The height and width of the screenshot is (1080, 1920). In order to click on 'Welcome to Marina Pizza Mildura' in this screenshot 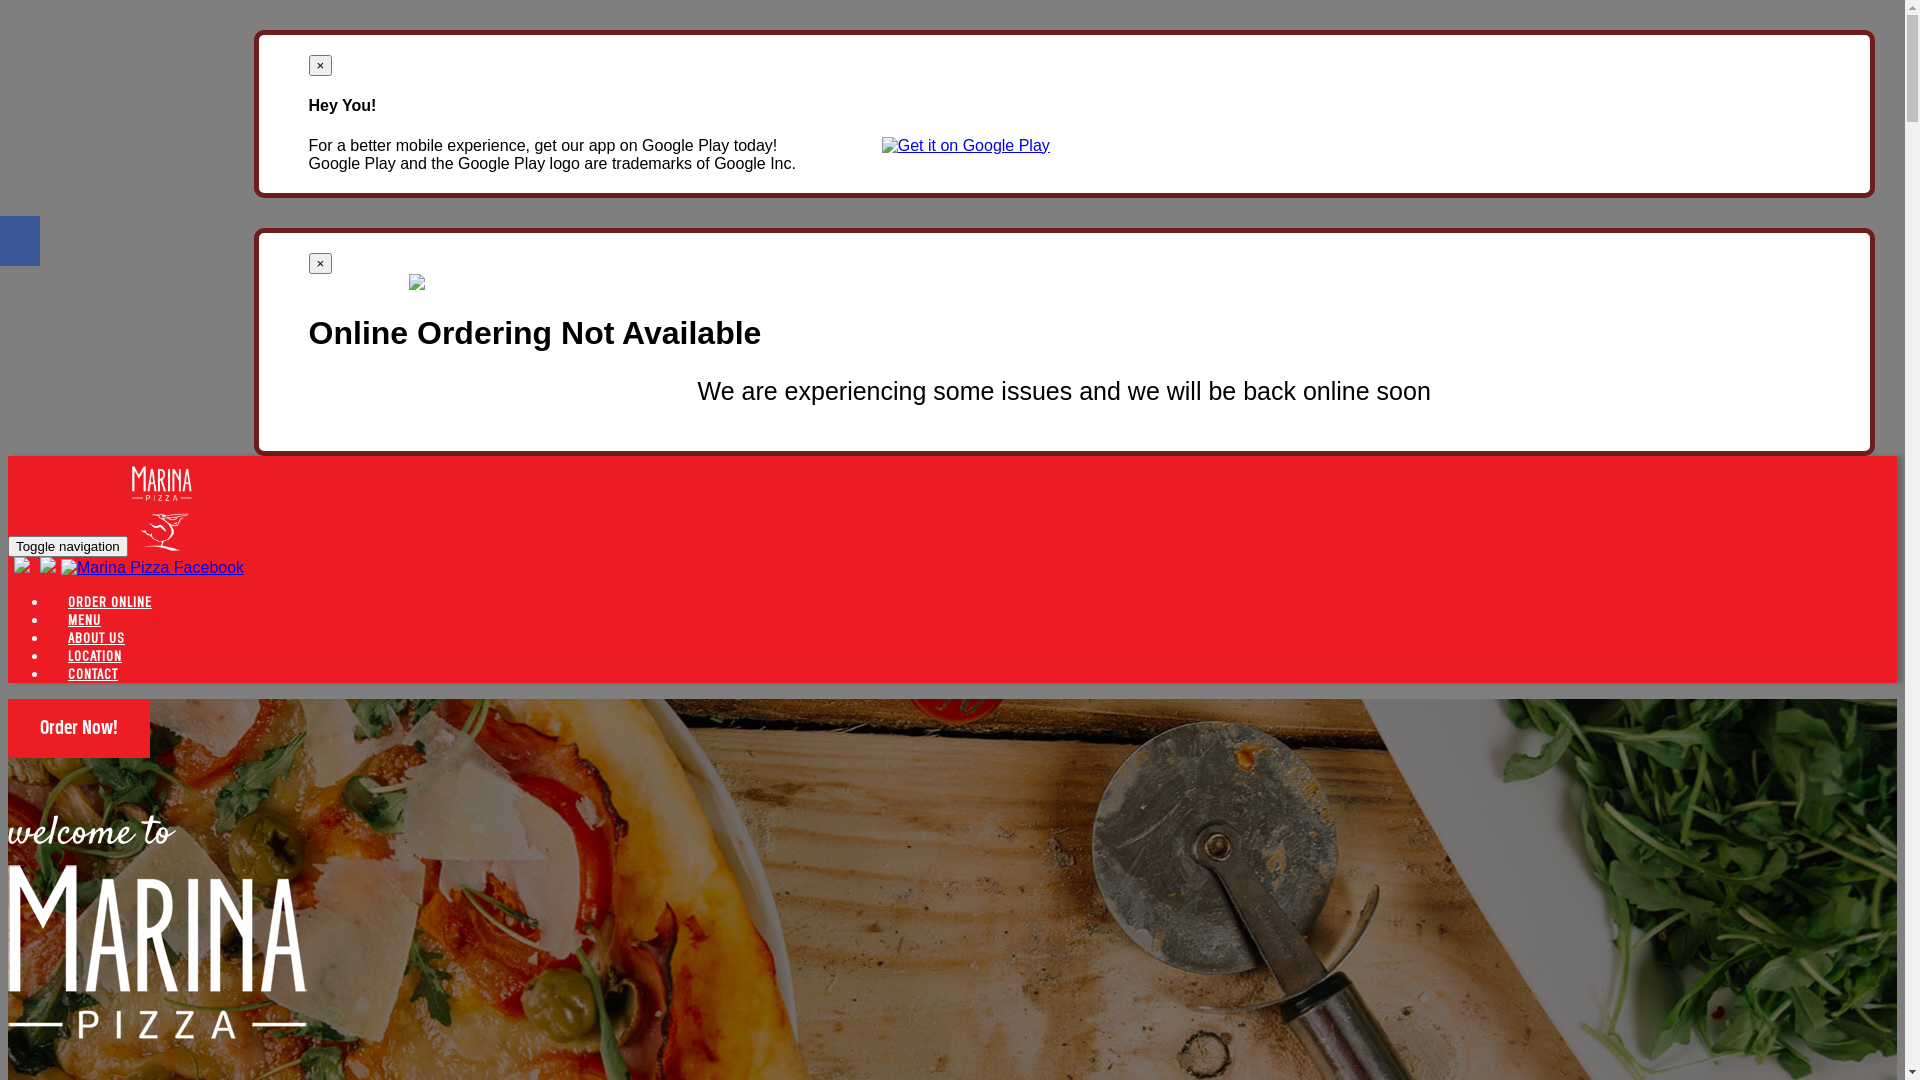, I will do `click(157, 950)`.